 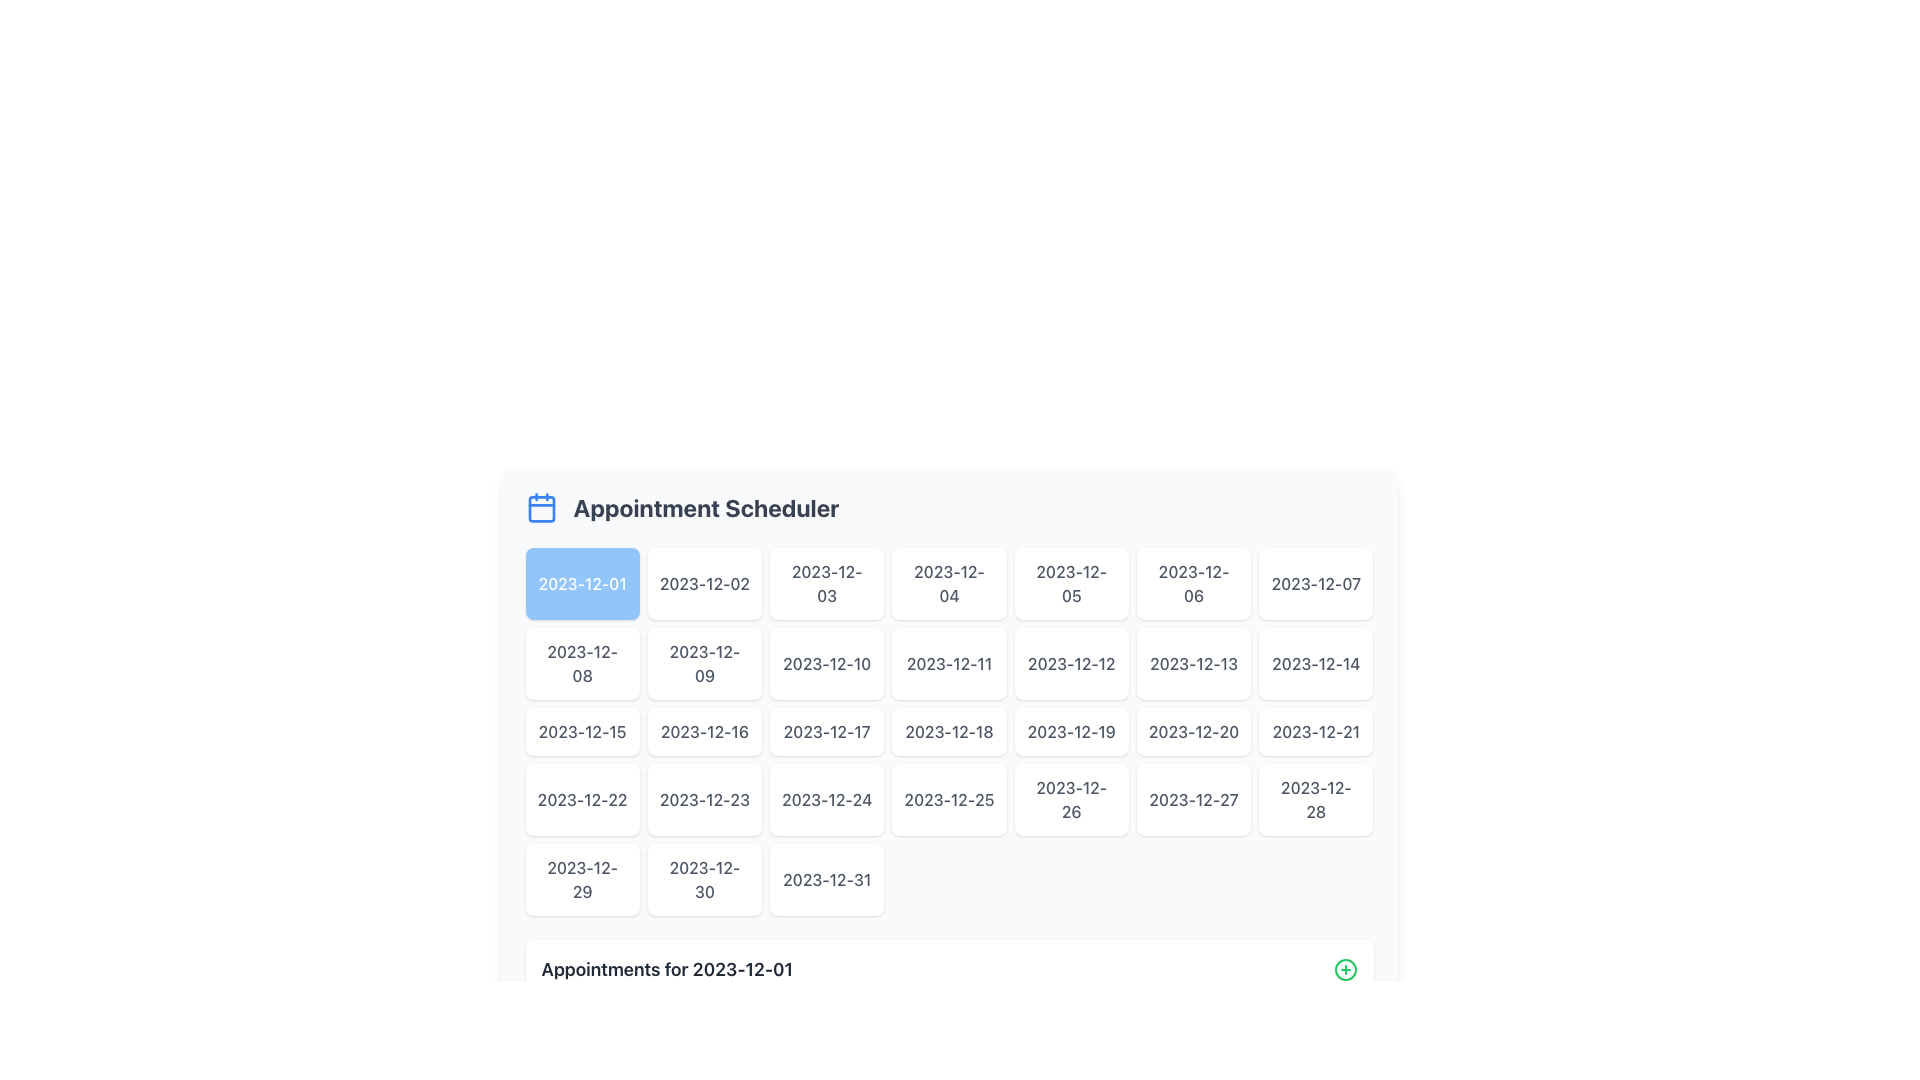 What do you see at coordinates (1345, 968) in the screenshot?
I see `the button icon for adding new items or appointments related to the 'Appointments for 2023-12-01' section` at bounding box center [1345, 968].